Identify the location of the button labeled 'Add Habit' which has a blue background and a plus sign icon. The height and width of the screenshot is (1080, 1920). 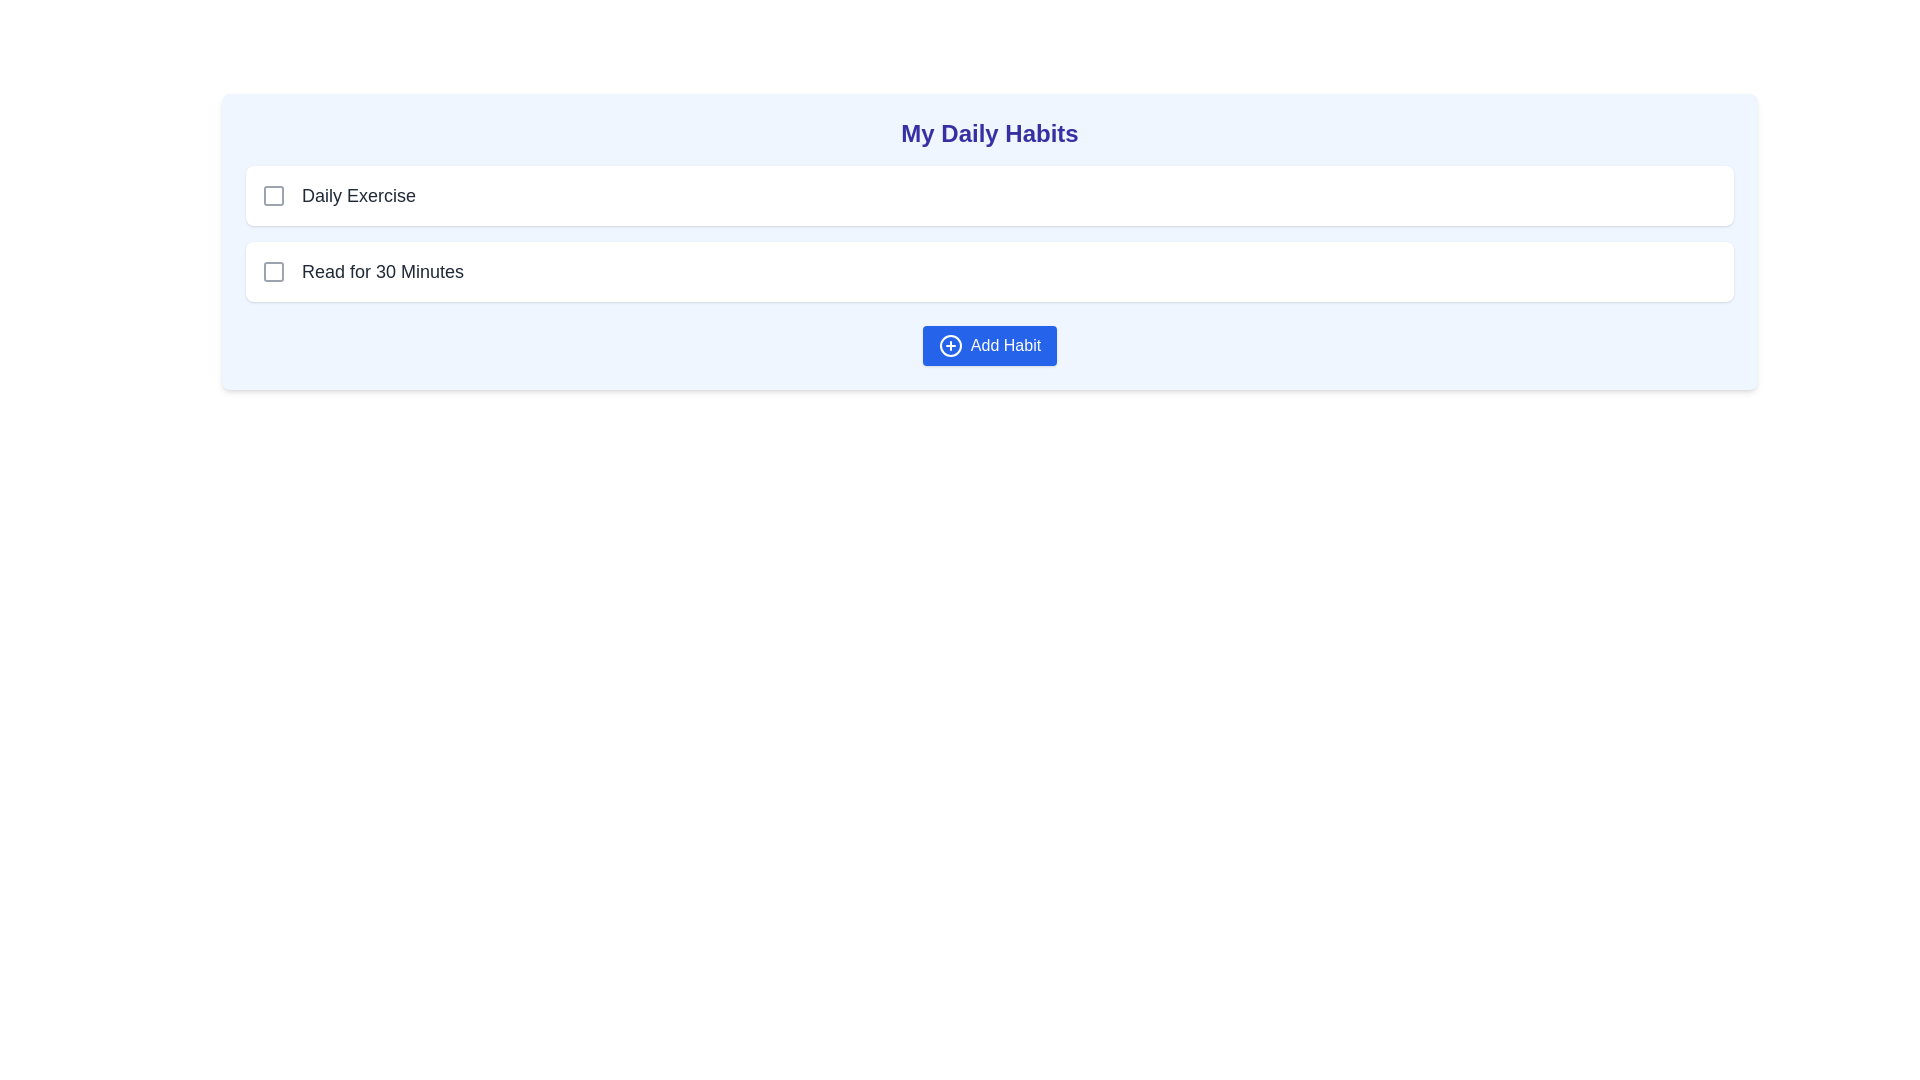
(989, 345).